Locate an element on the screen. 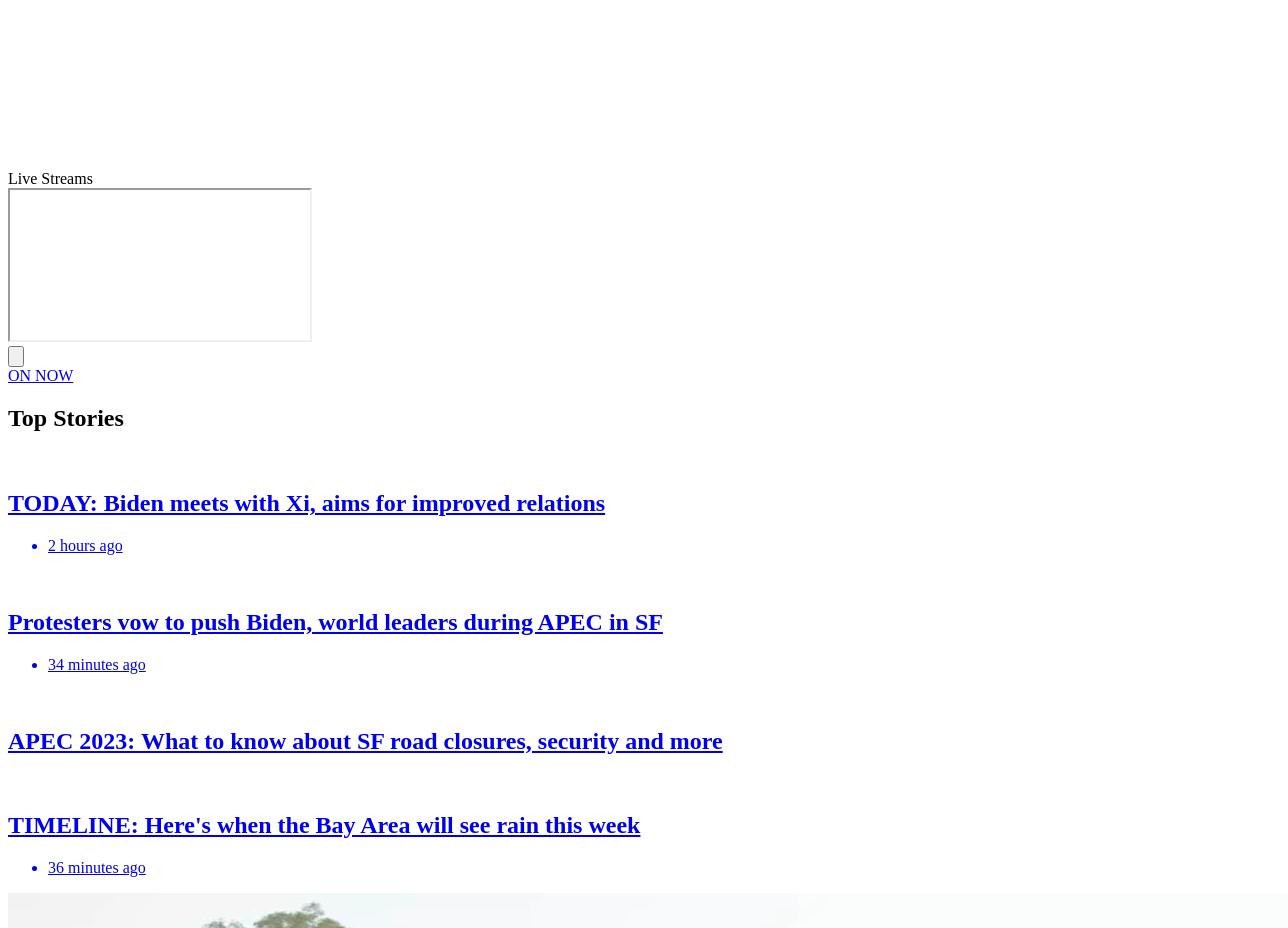 The image size is (1288, 928). 'APEC 2023: What to know about SF road closures, security and more' is located at coordinates (365, 738).